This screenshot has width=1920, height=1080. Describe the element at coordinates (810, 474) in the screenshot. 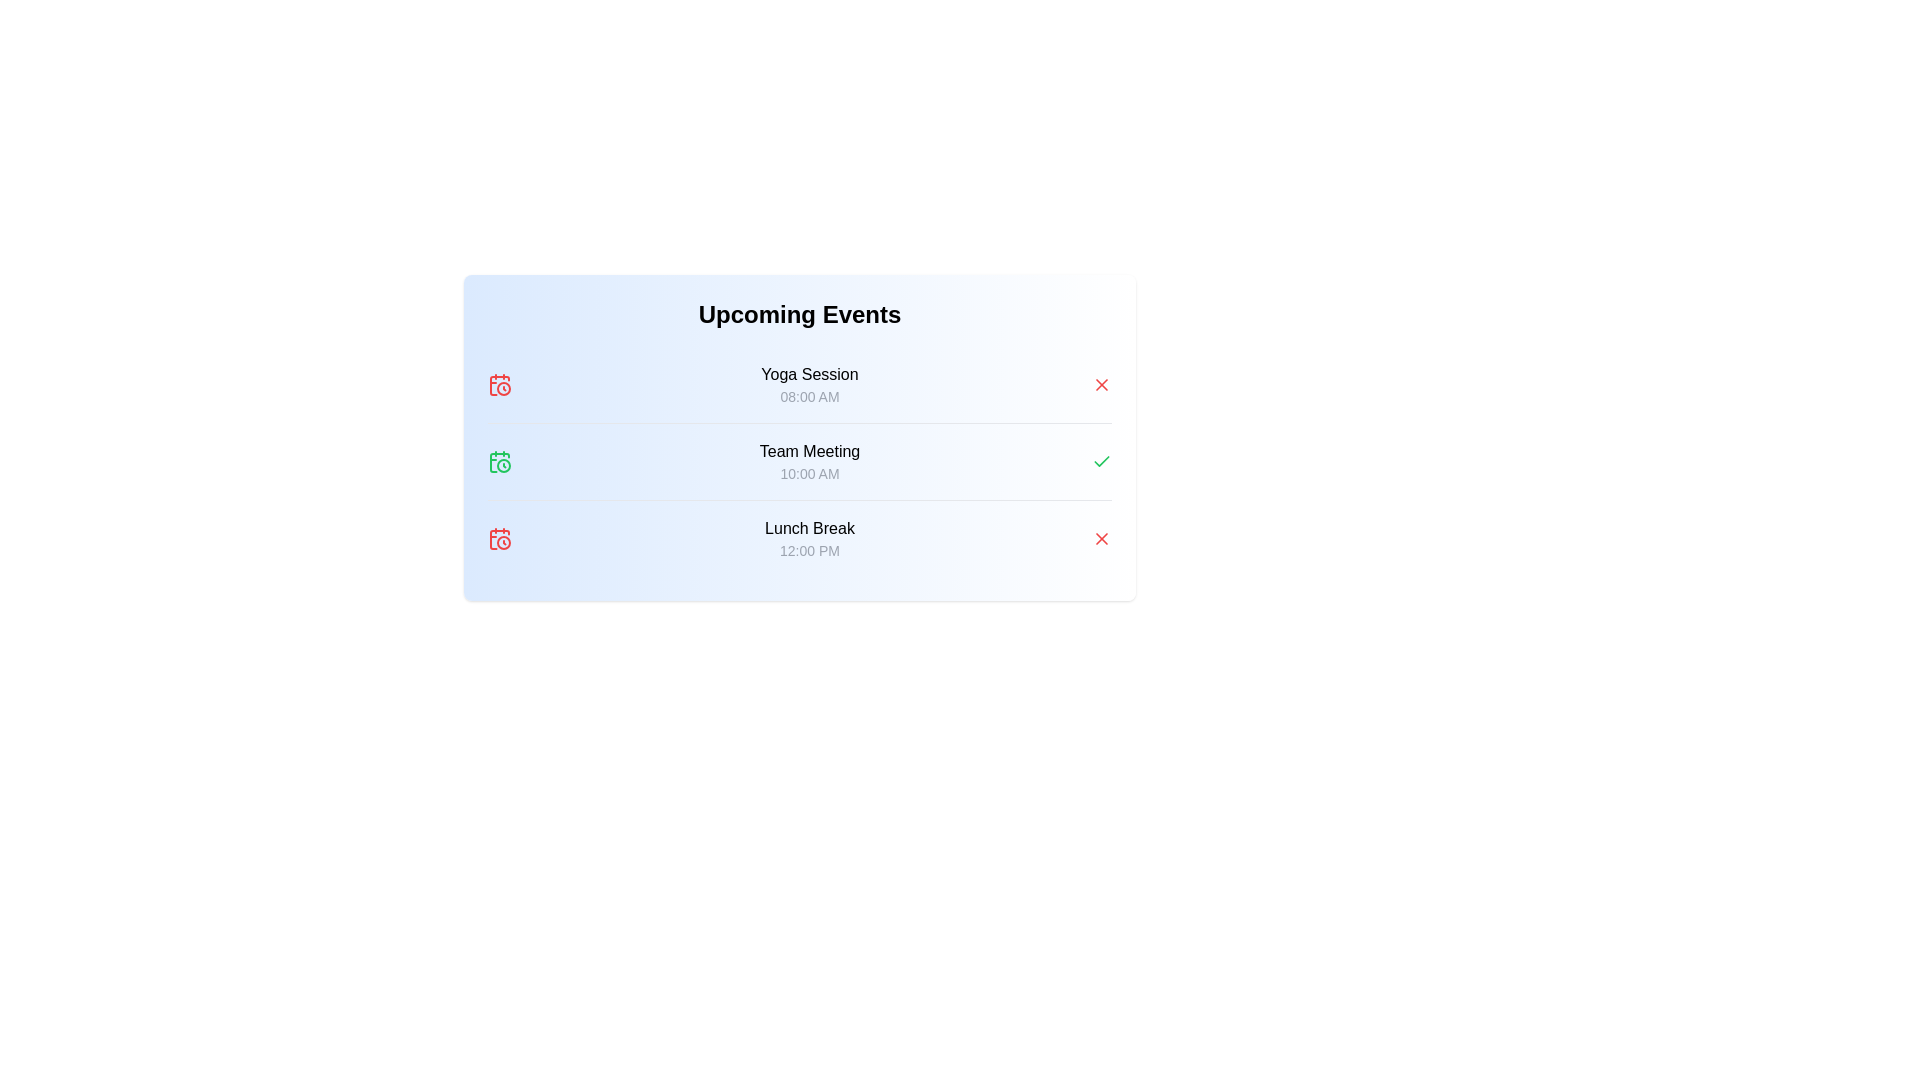

I see `the gray-colored text label displaying the time value '10:00 AM', positioned below the text 'Team Meeting'` at that location.